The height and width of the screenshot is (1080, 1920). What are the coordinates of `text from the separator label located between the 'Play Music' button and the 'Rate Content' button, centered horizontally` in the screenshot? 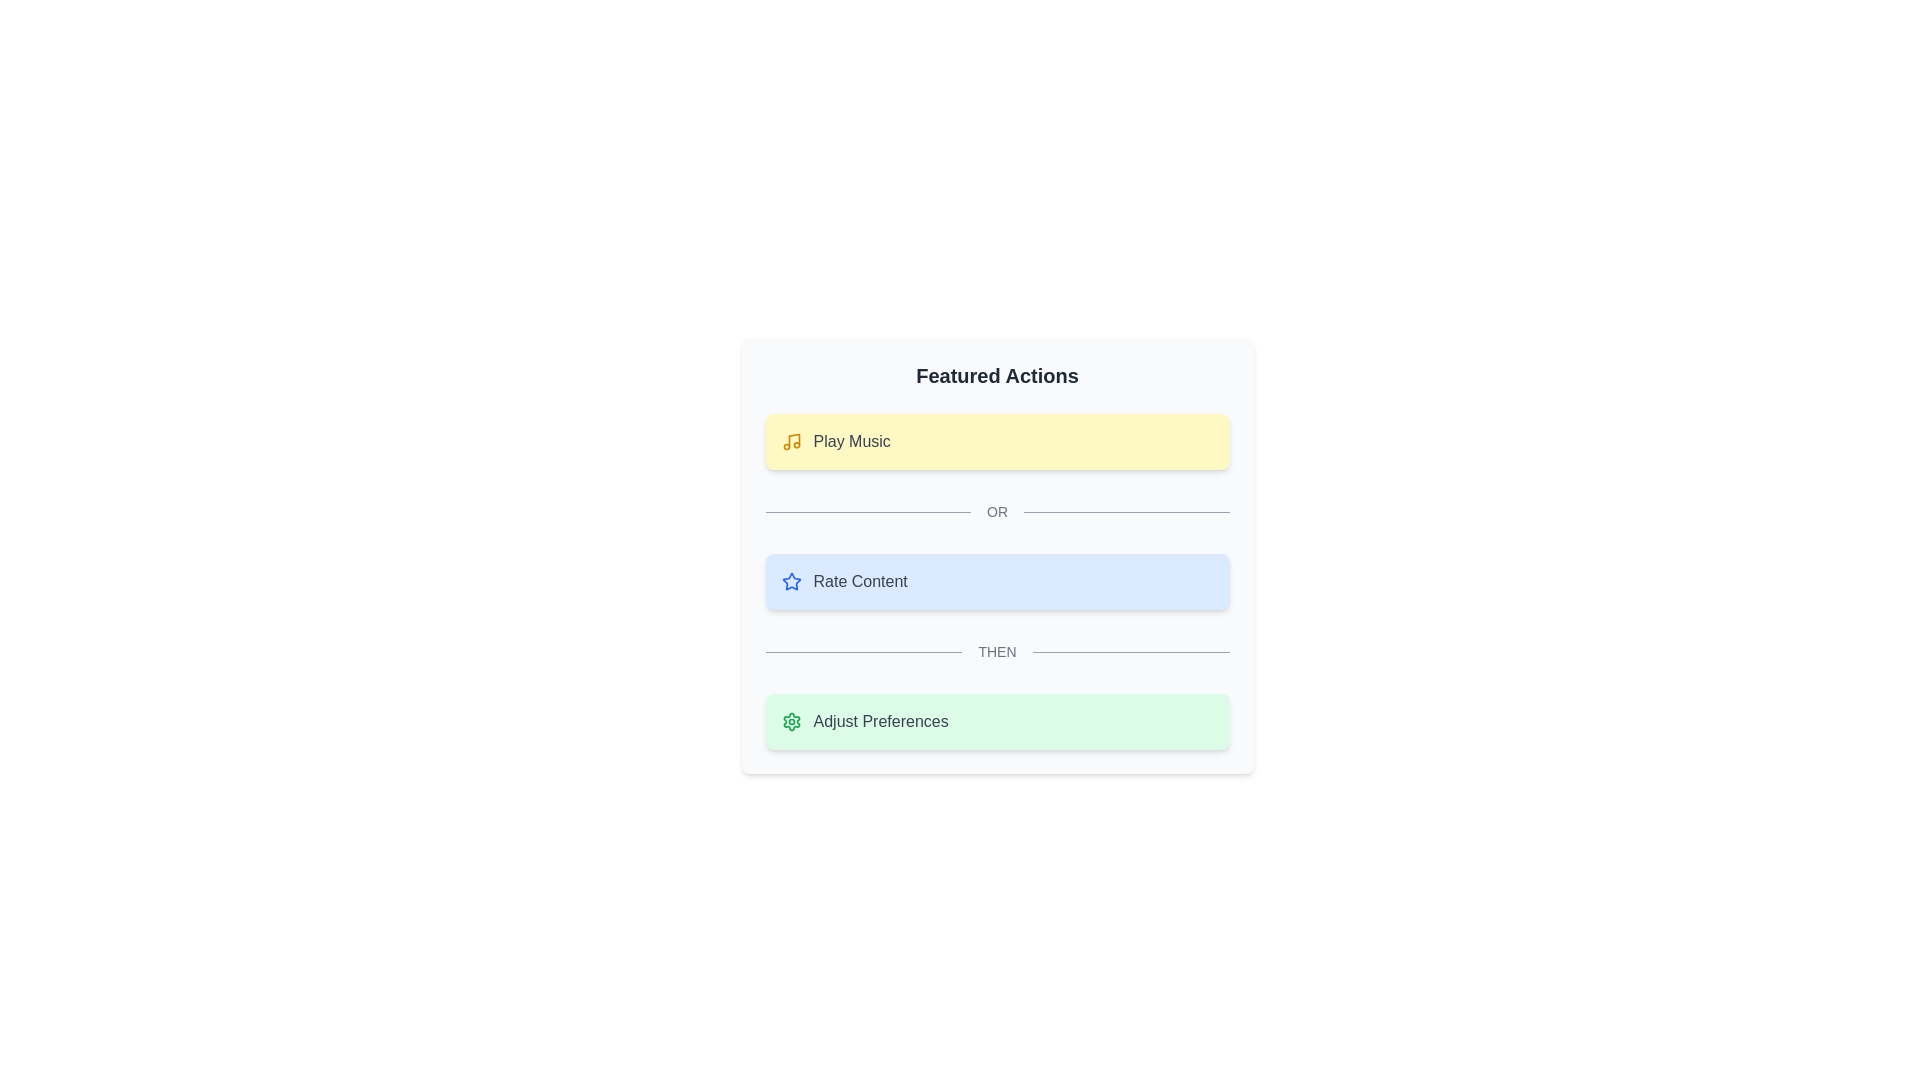 It's located at (997, 511).